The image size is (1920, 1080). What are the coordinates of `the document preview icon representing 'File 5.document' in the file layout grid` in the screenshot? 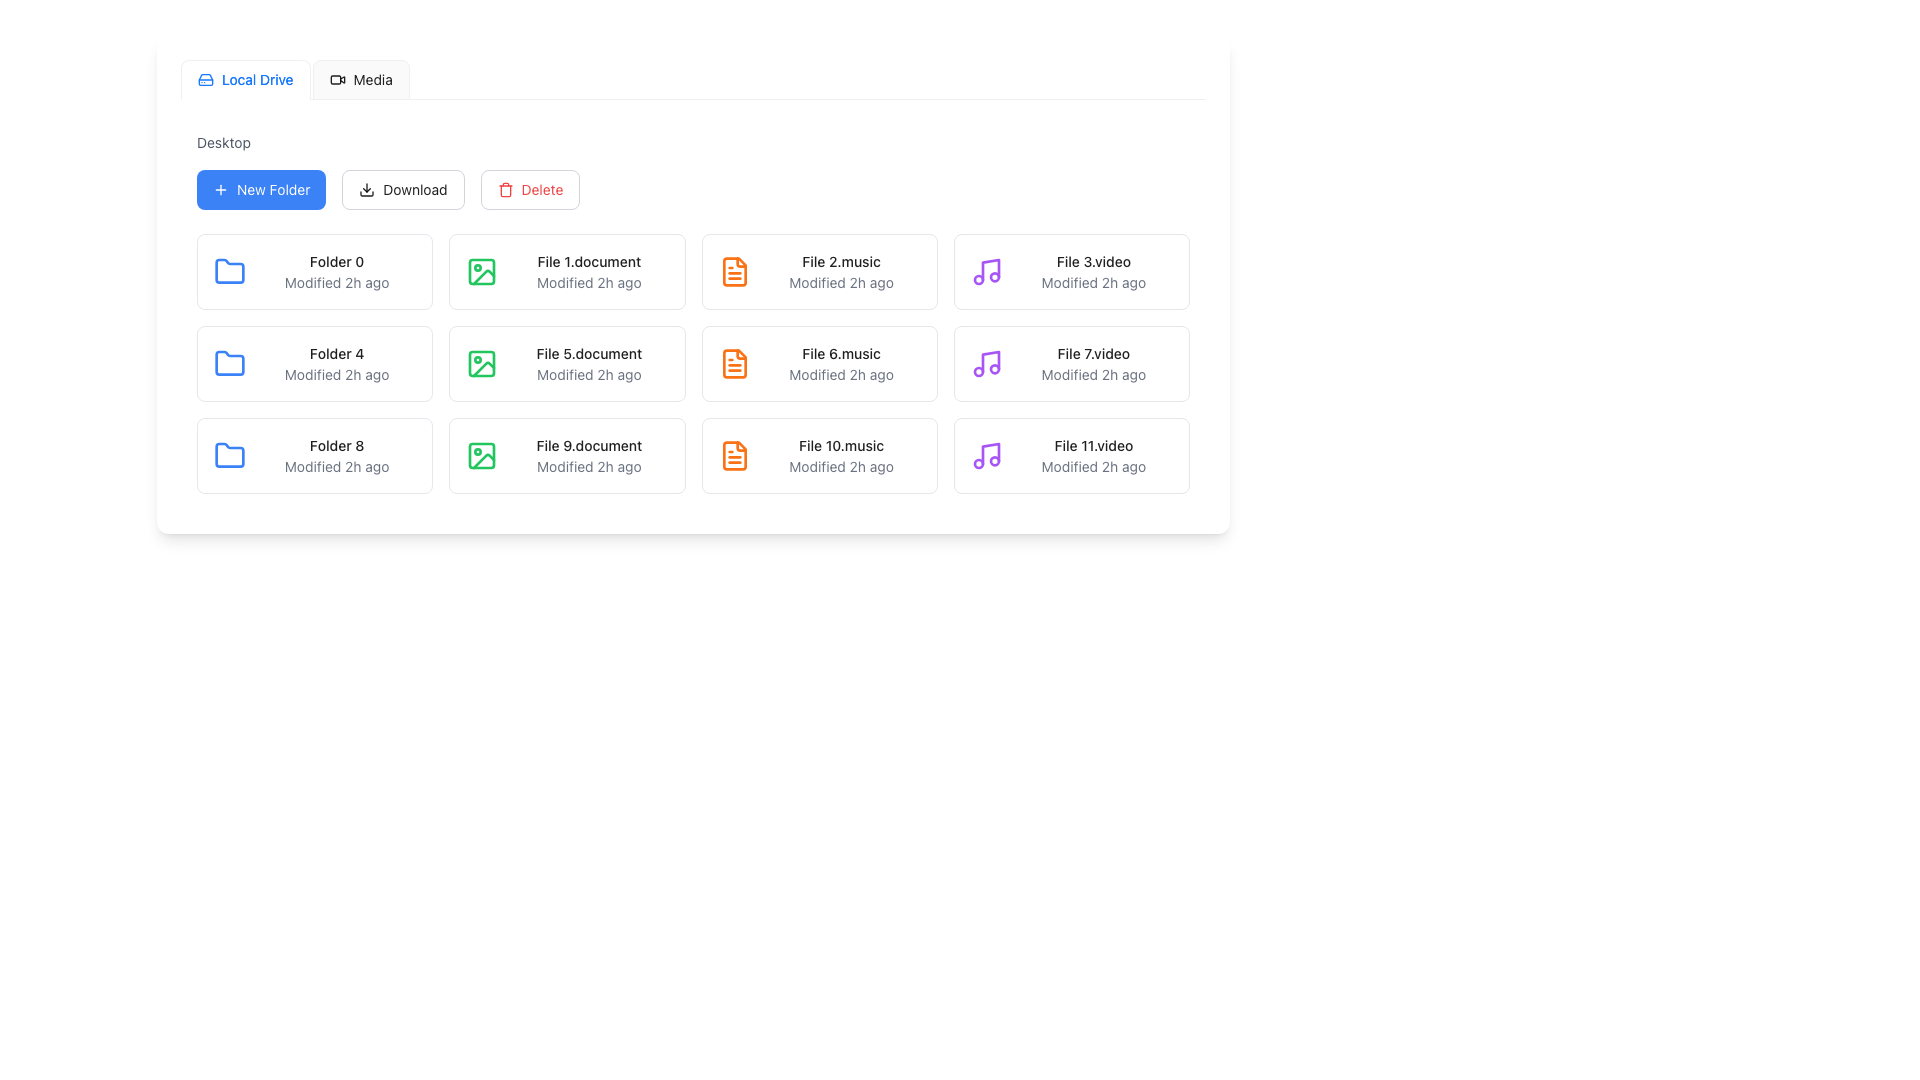 It's located at (482, 363).